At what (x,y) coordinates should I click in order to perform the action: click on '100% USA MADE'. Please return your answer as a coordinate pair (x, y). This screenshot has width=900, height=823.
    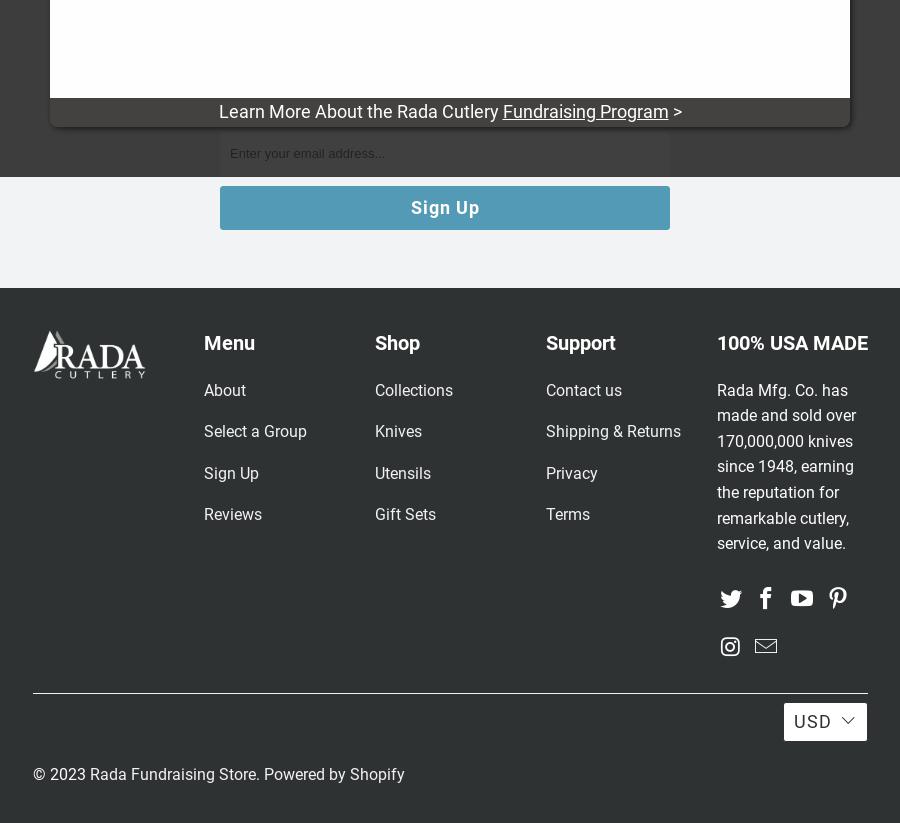
    Looking at the image, I should click on (791, 342).